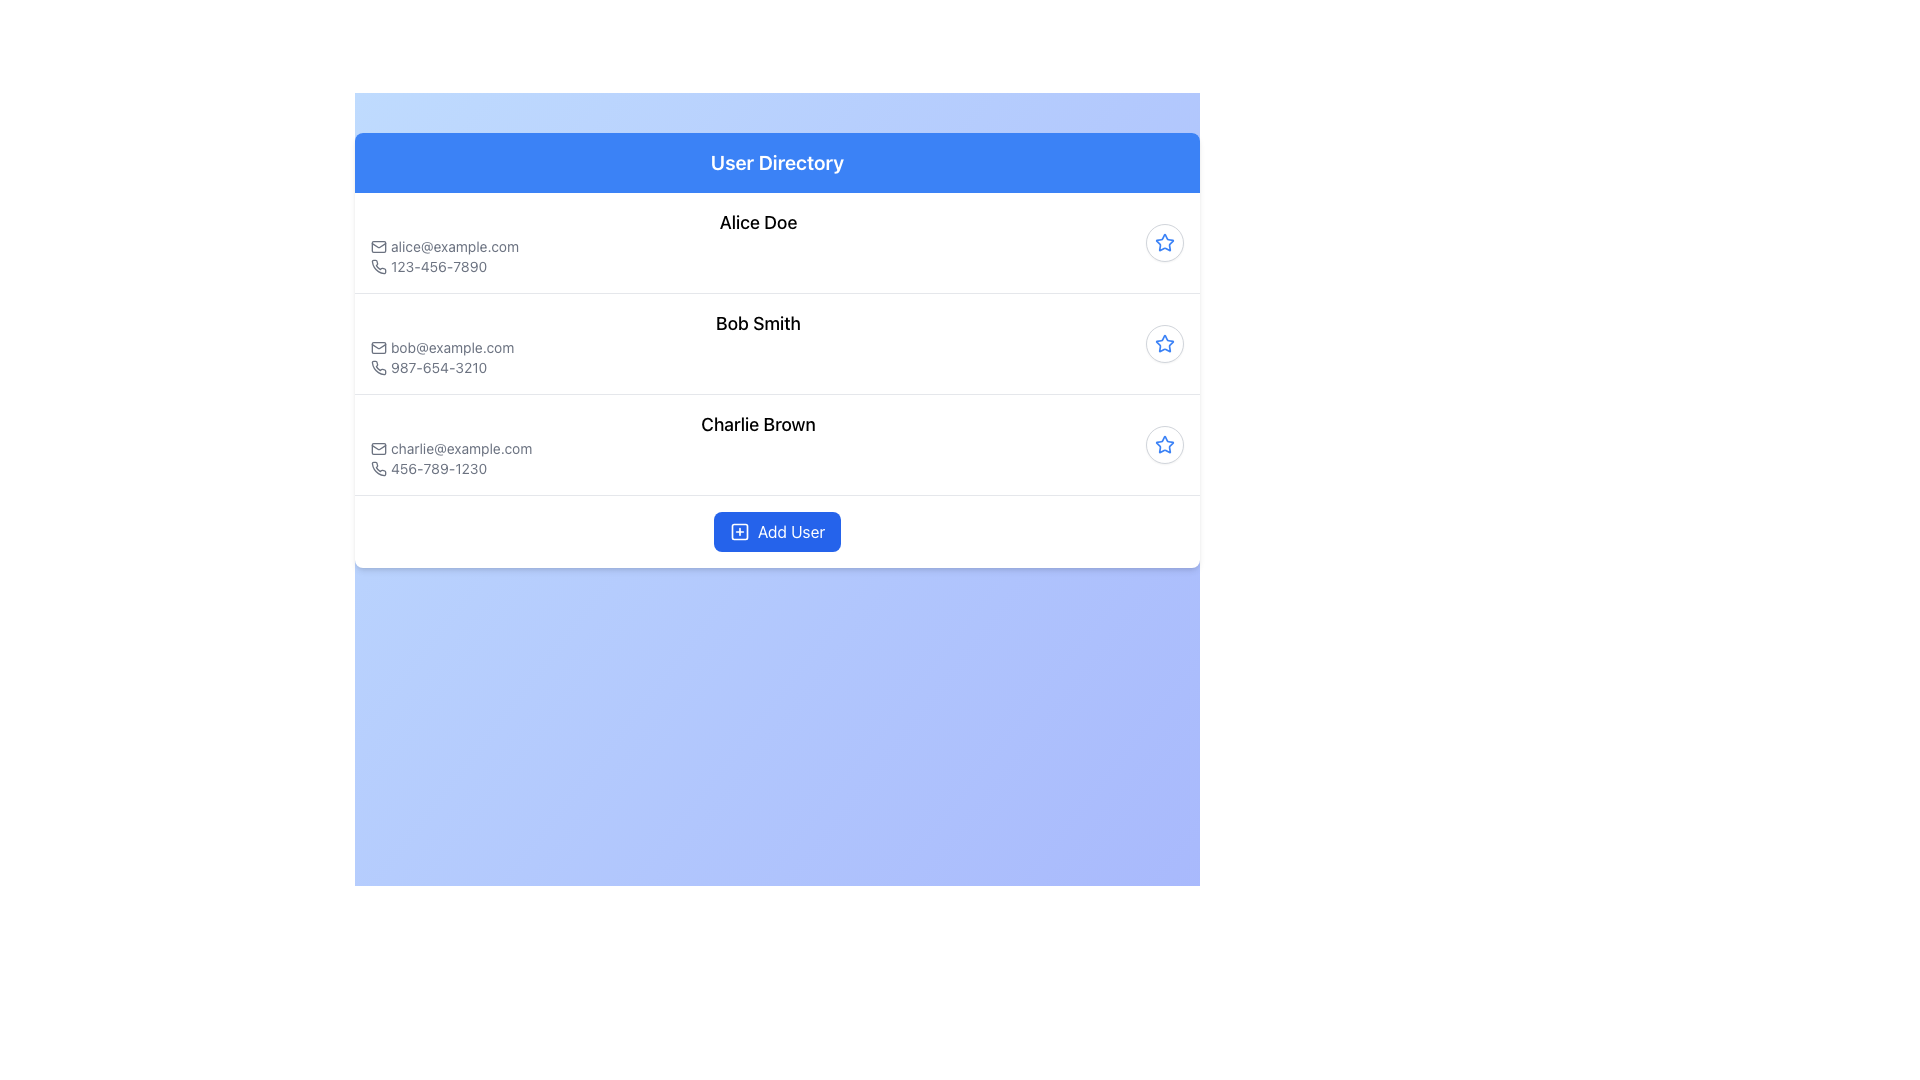 The height and width of the screenshot is (1080, 1920). I want to click on the Text display header displaying 'Alice Doe', which is the main identifying header for the user's profile information, so click(757, 223).